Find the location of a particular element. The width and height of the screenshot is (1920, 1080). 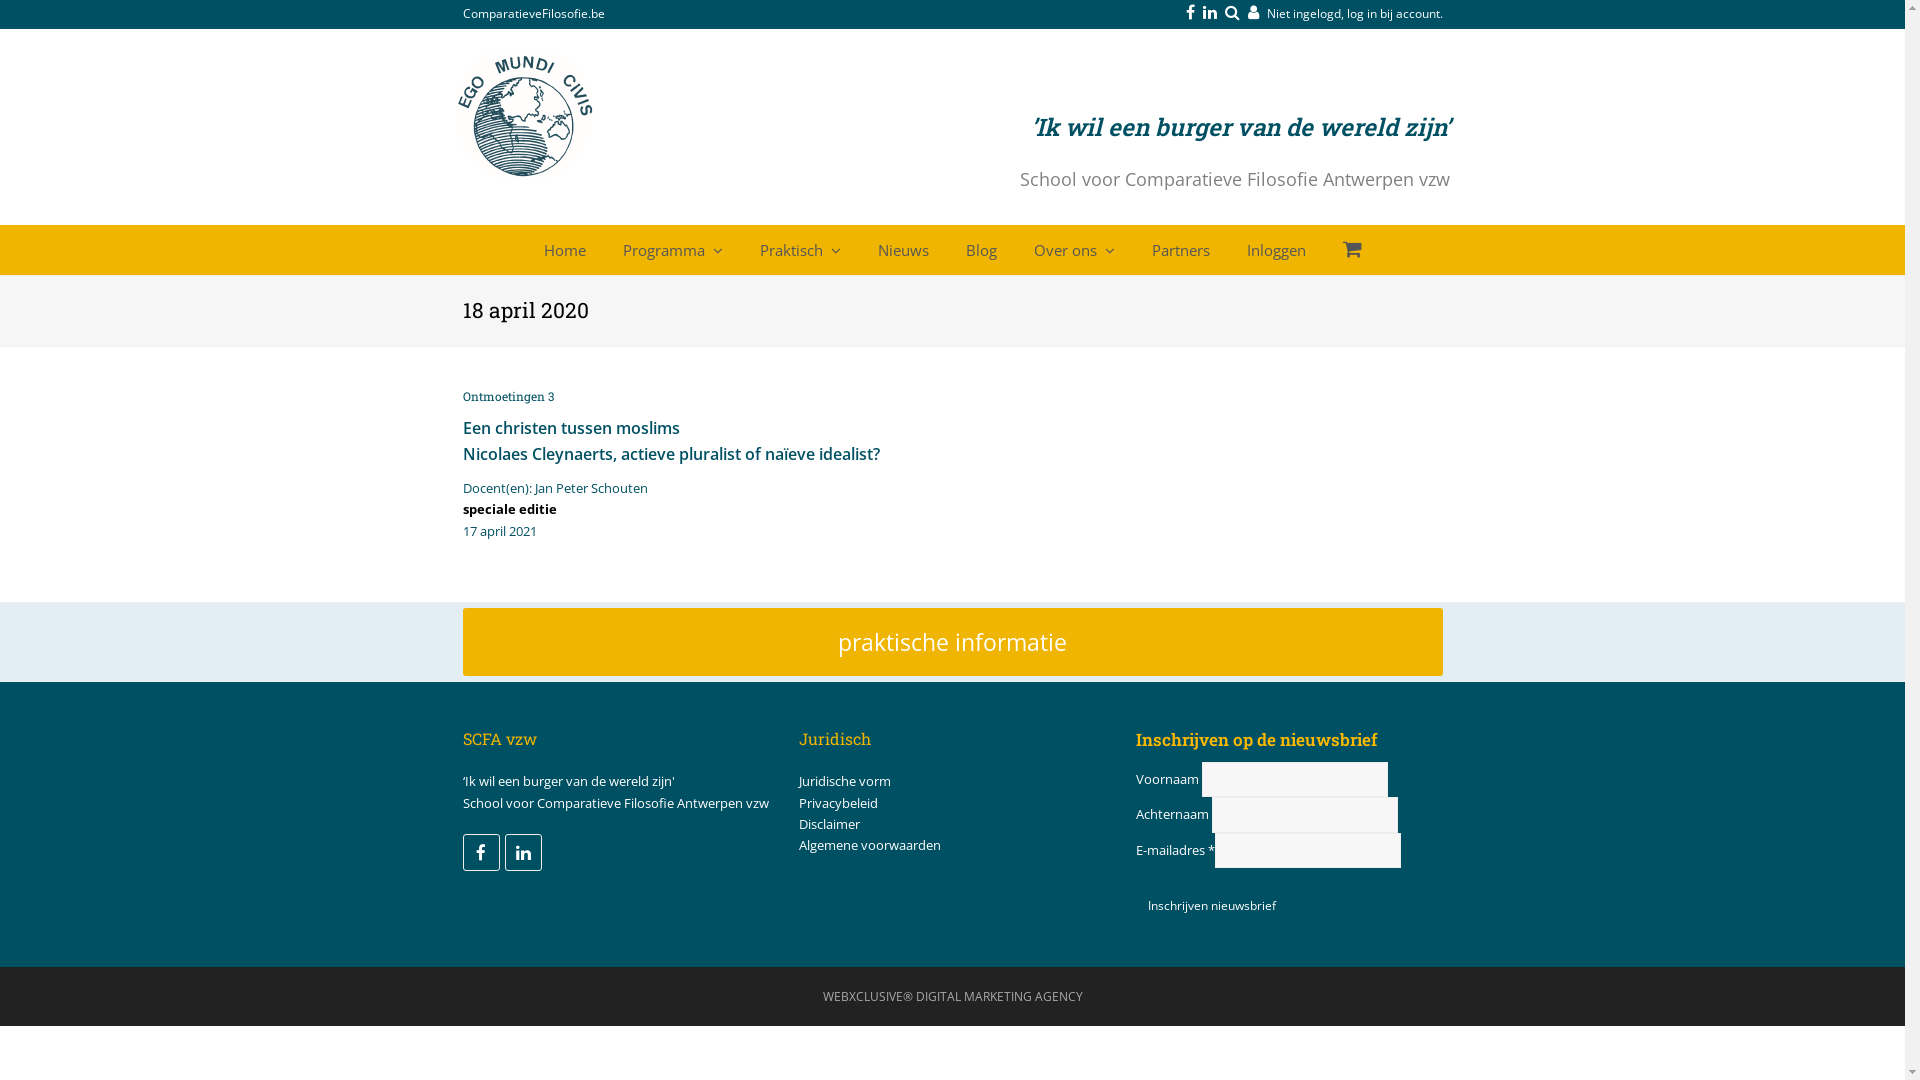

'ComparatieveFilosofie.be' is located at coordinates (532, 13).